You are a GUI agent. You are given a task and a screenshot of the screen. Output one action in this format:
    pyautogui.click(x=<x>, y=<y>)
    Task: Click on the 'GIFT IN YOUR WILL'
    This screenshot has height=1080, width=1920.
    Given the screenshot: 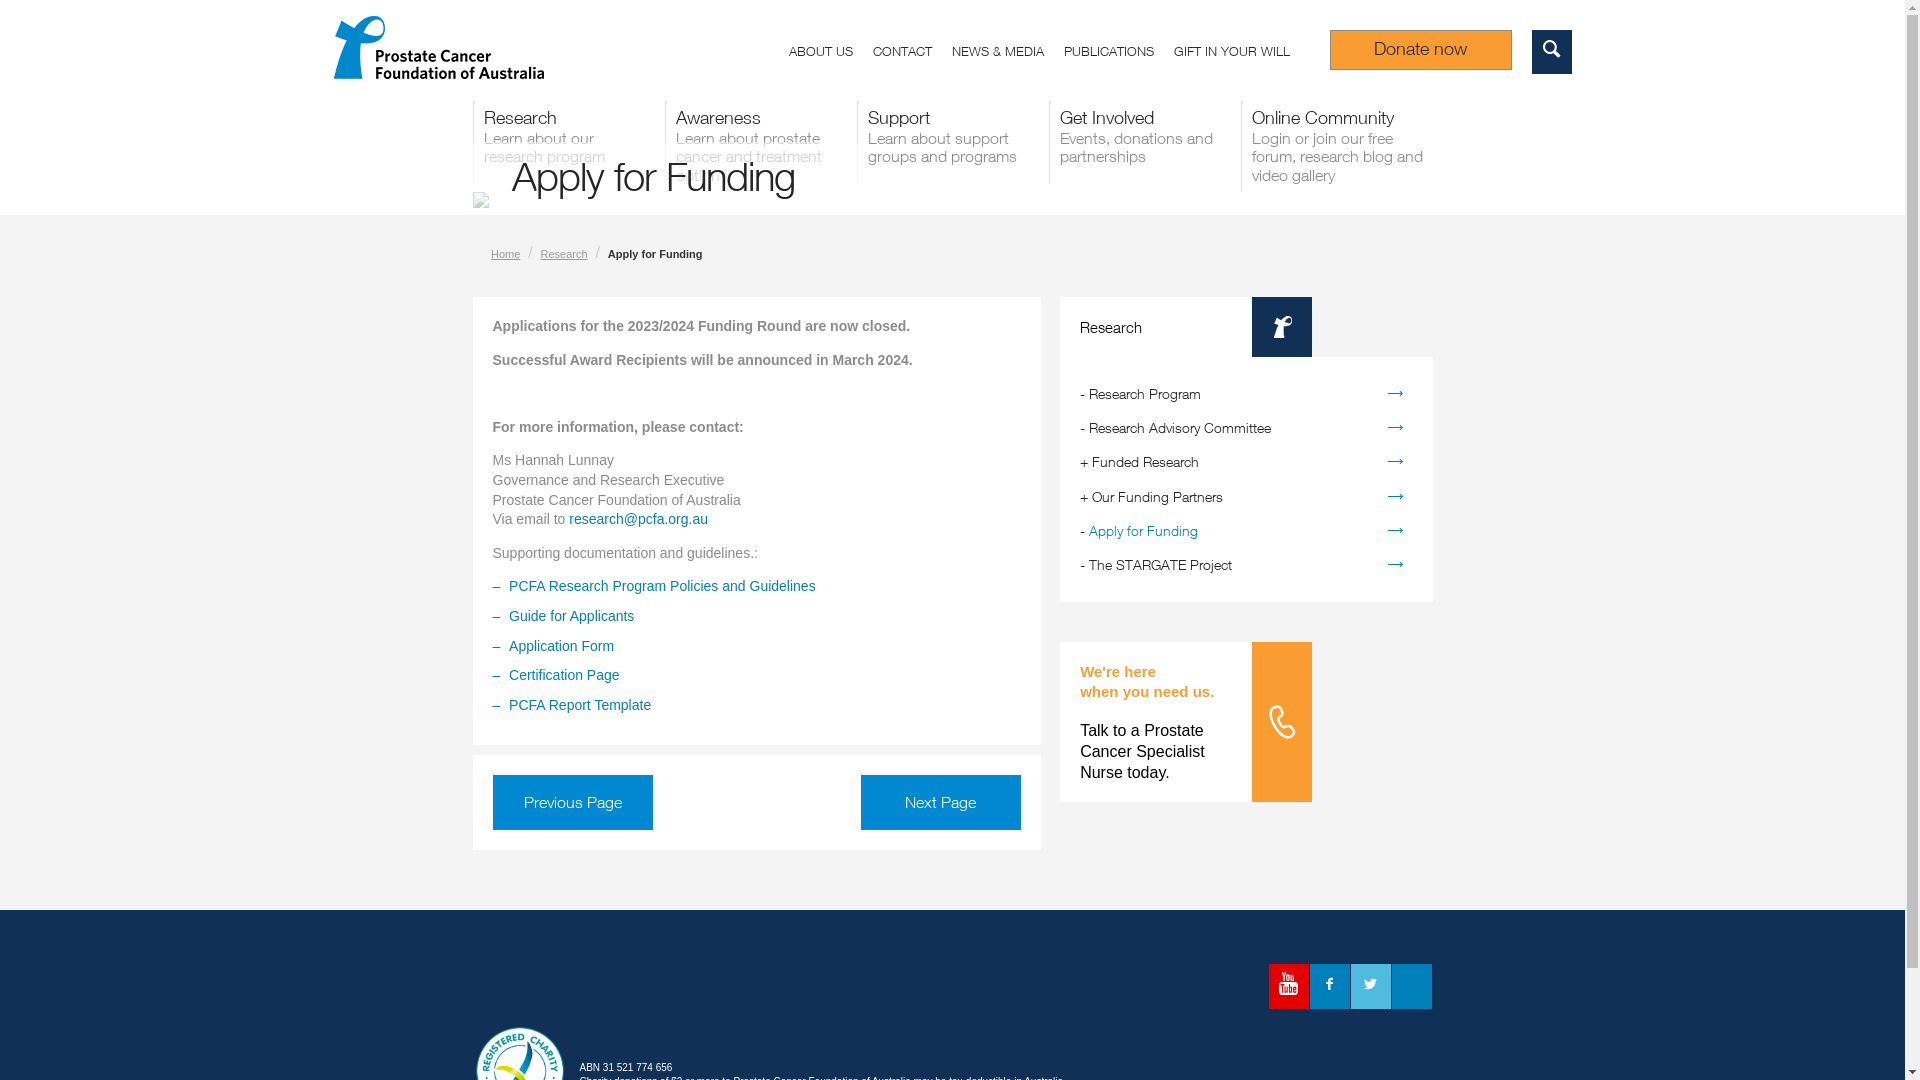 What is the action you would take?
    pyautogui.click(x=1174, y=53)
    